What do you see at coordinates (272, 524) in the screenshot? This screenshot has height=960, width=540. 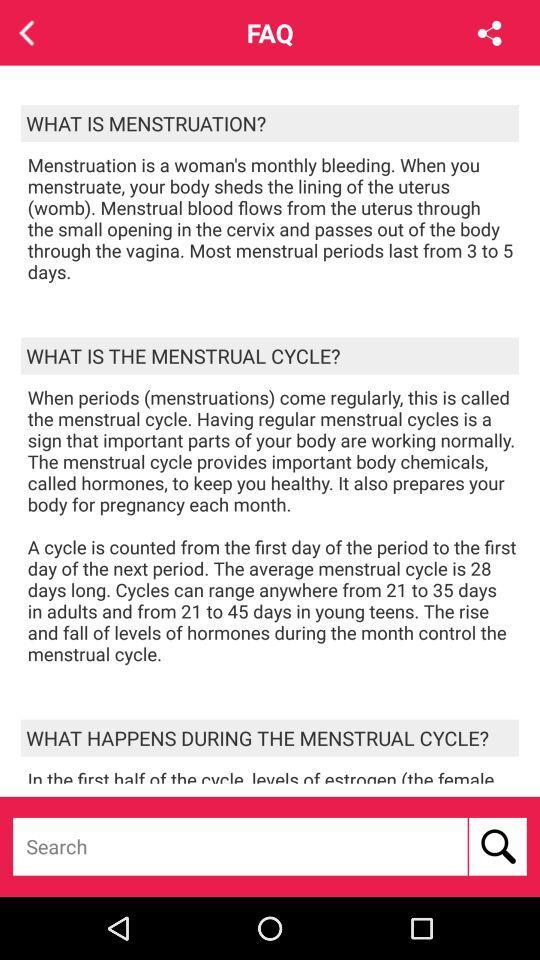 I see `the app below the what is the app` at bounding box center [272, 524].